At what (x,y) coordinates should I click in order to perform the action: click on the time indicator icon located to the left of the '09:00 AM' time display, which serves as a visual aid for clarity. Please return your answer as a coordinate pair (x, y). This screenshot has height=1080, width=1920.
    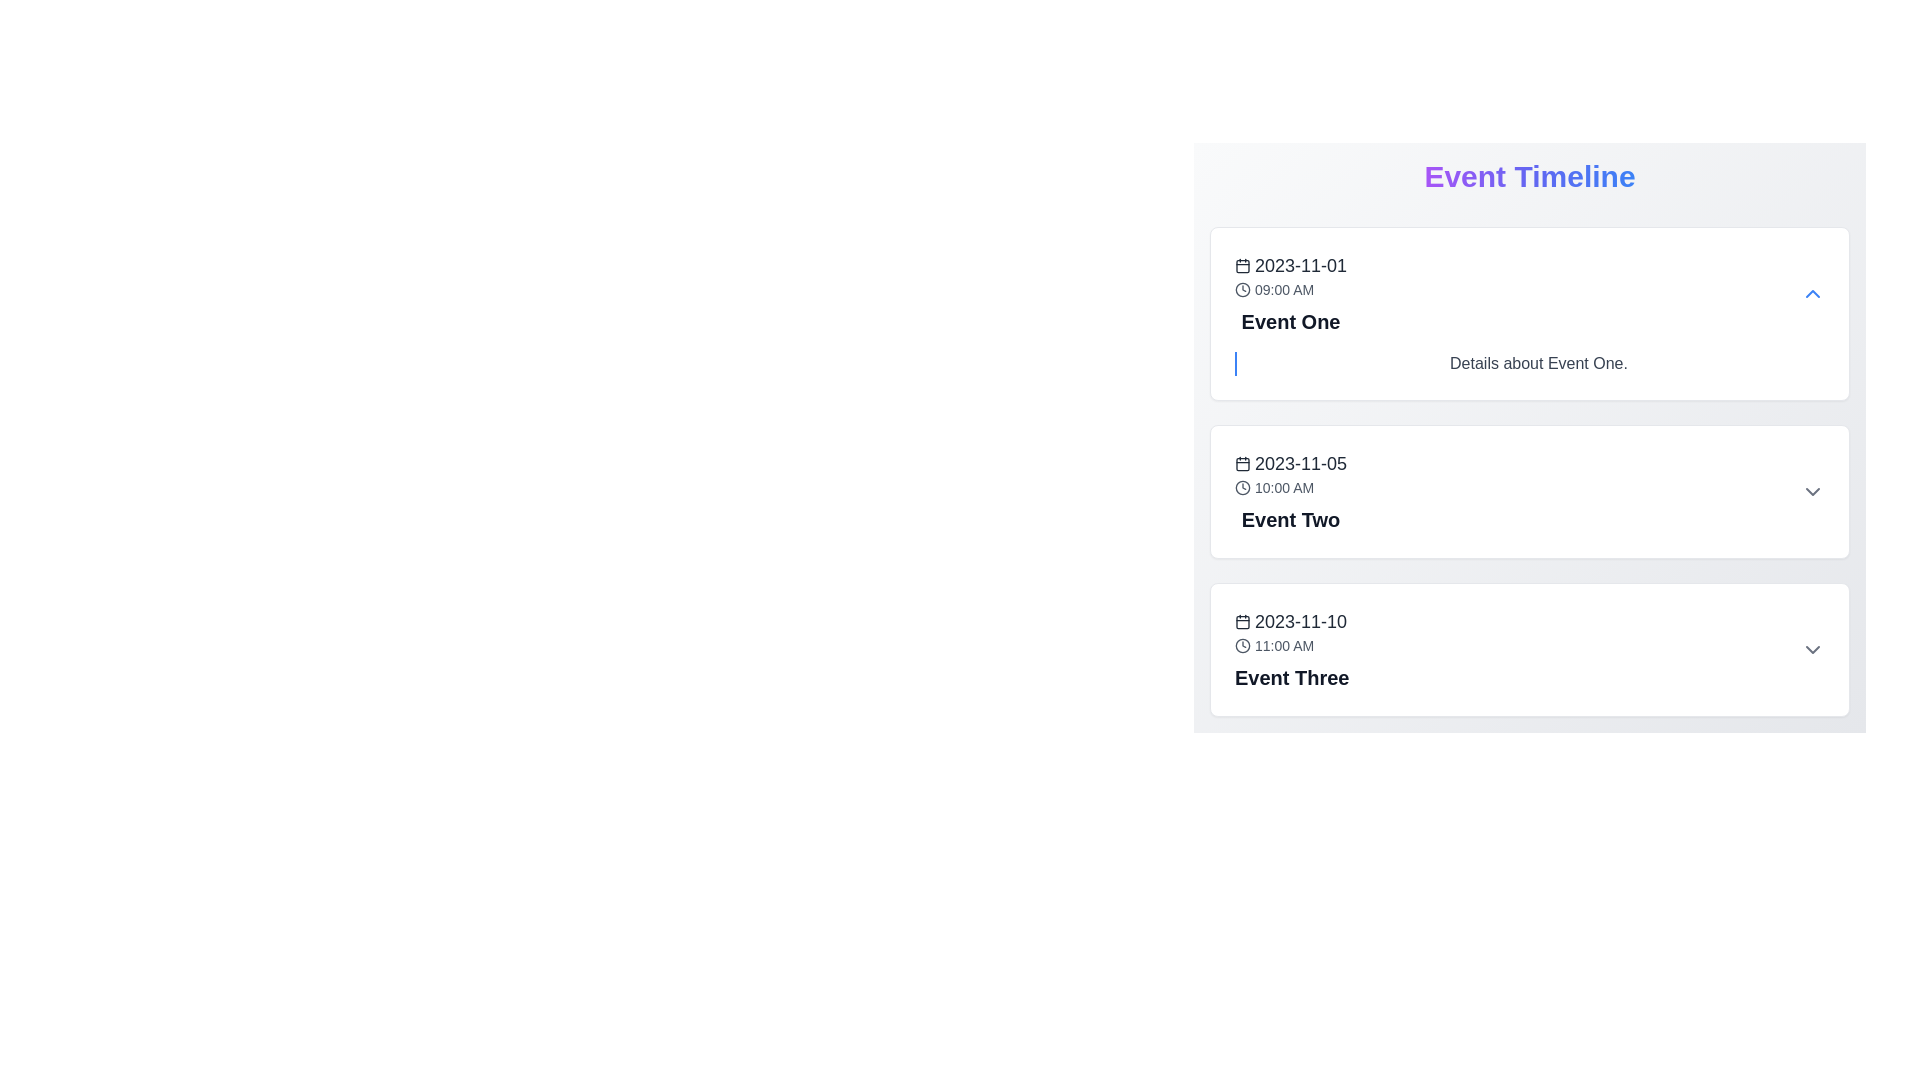
    Looking at the image, I should click on (1242, 289).